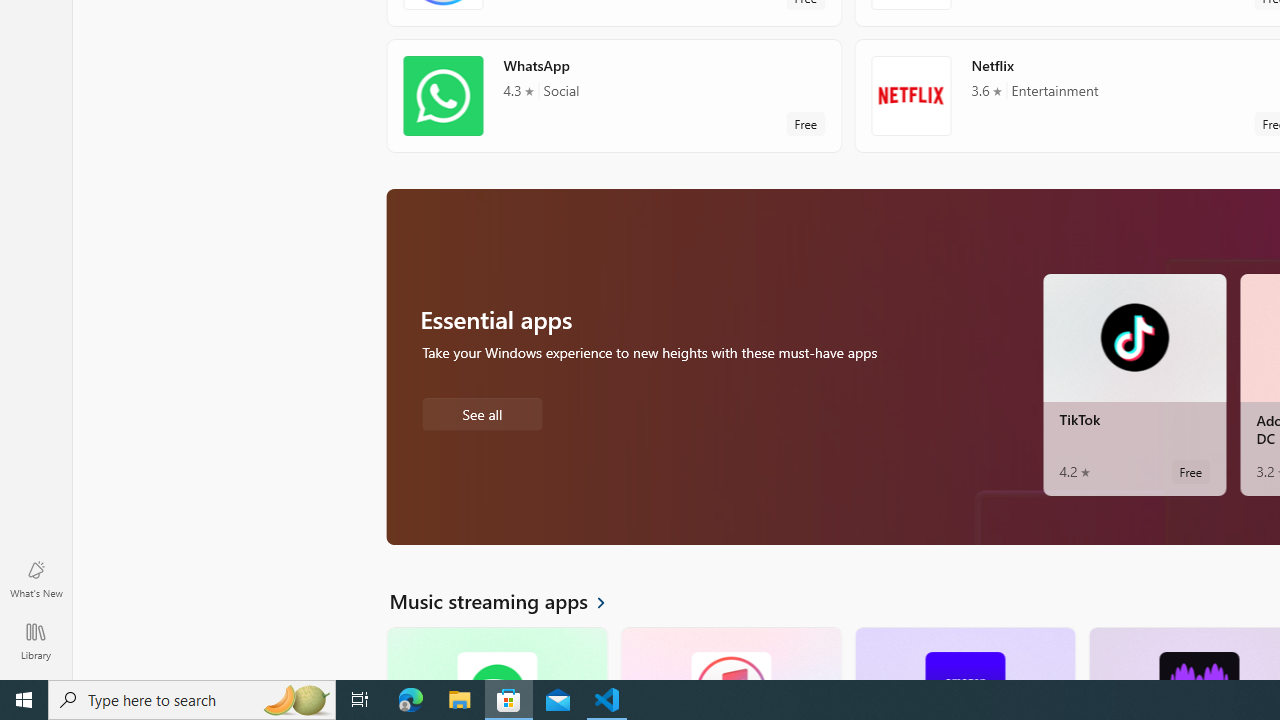  I want to click on 'See all  Music streaming apps', so click(509, 599).